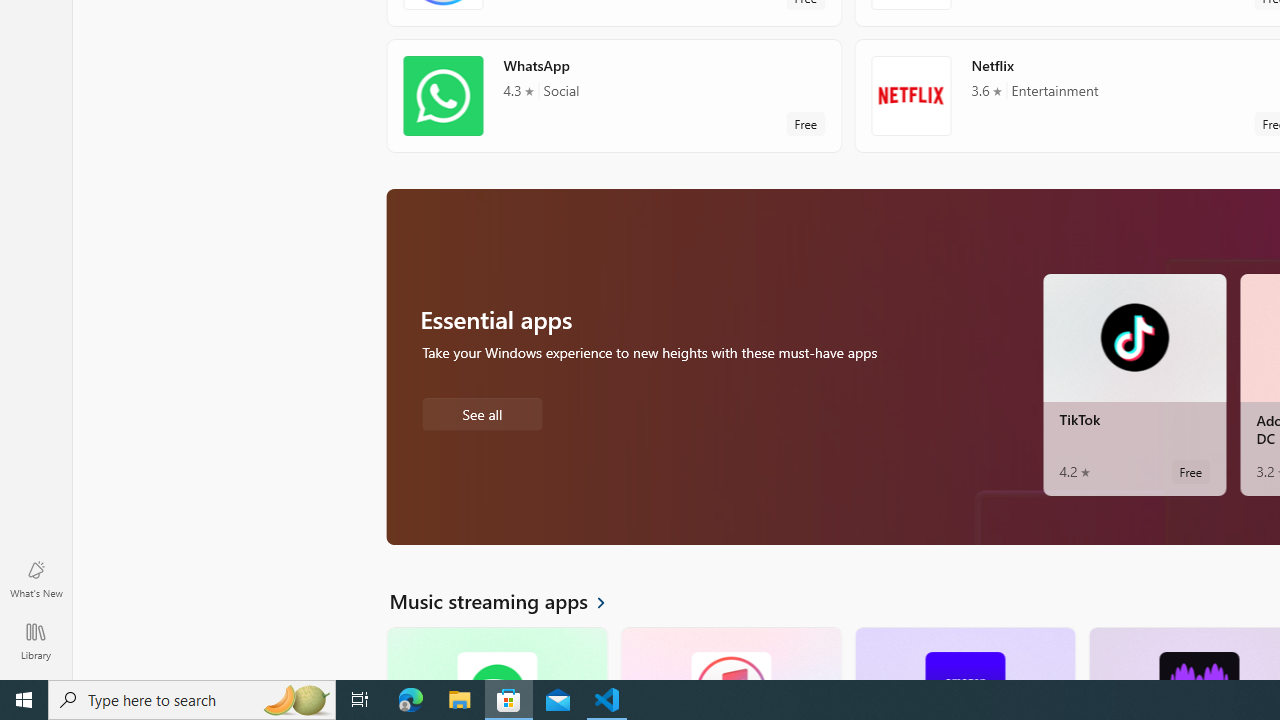  I want to click on 'See all  Music streaming apps', so click(509, 599).